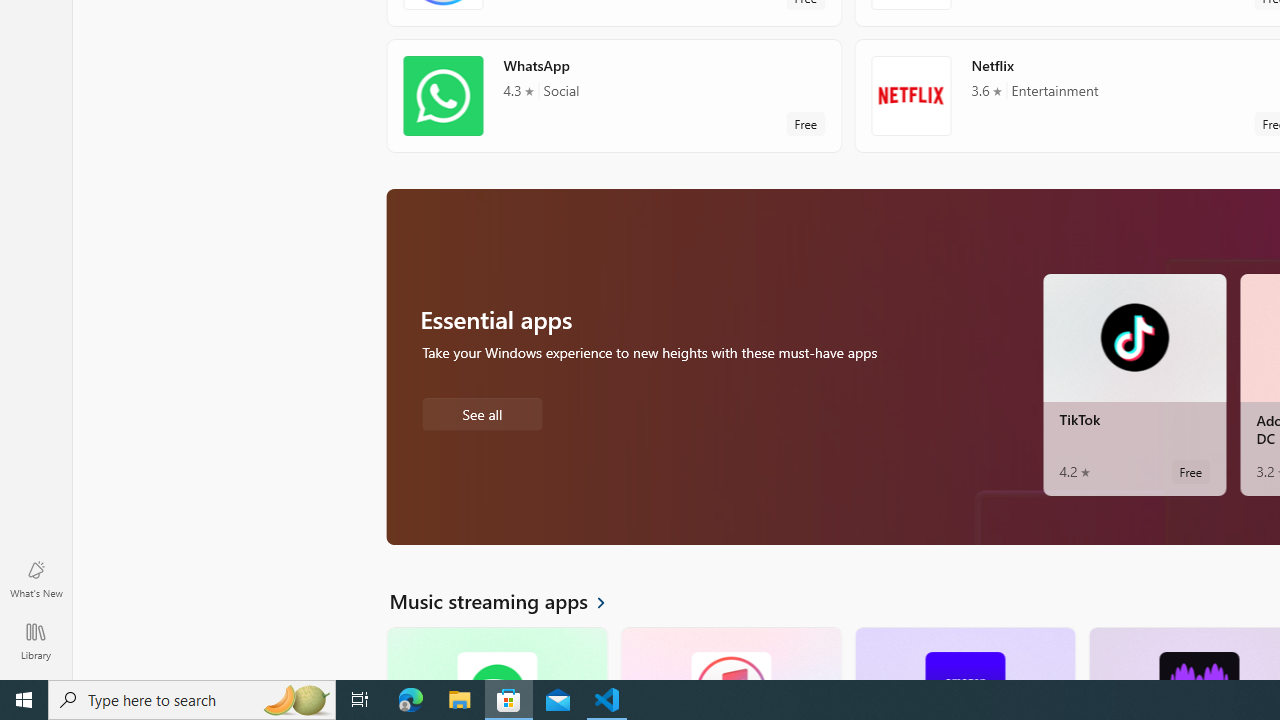  I want to click on 'See all  Music streaming apps', so click(509, 599).